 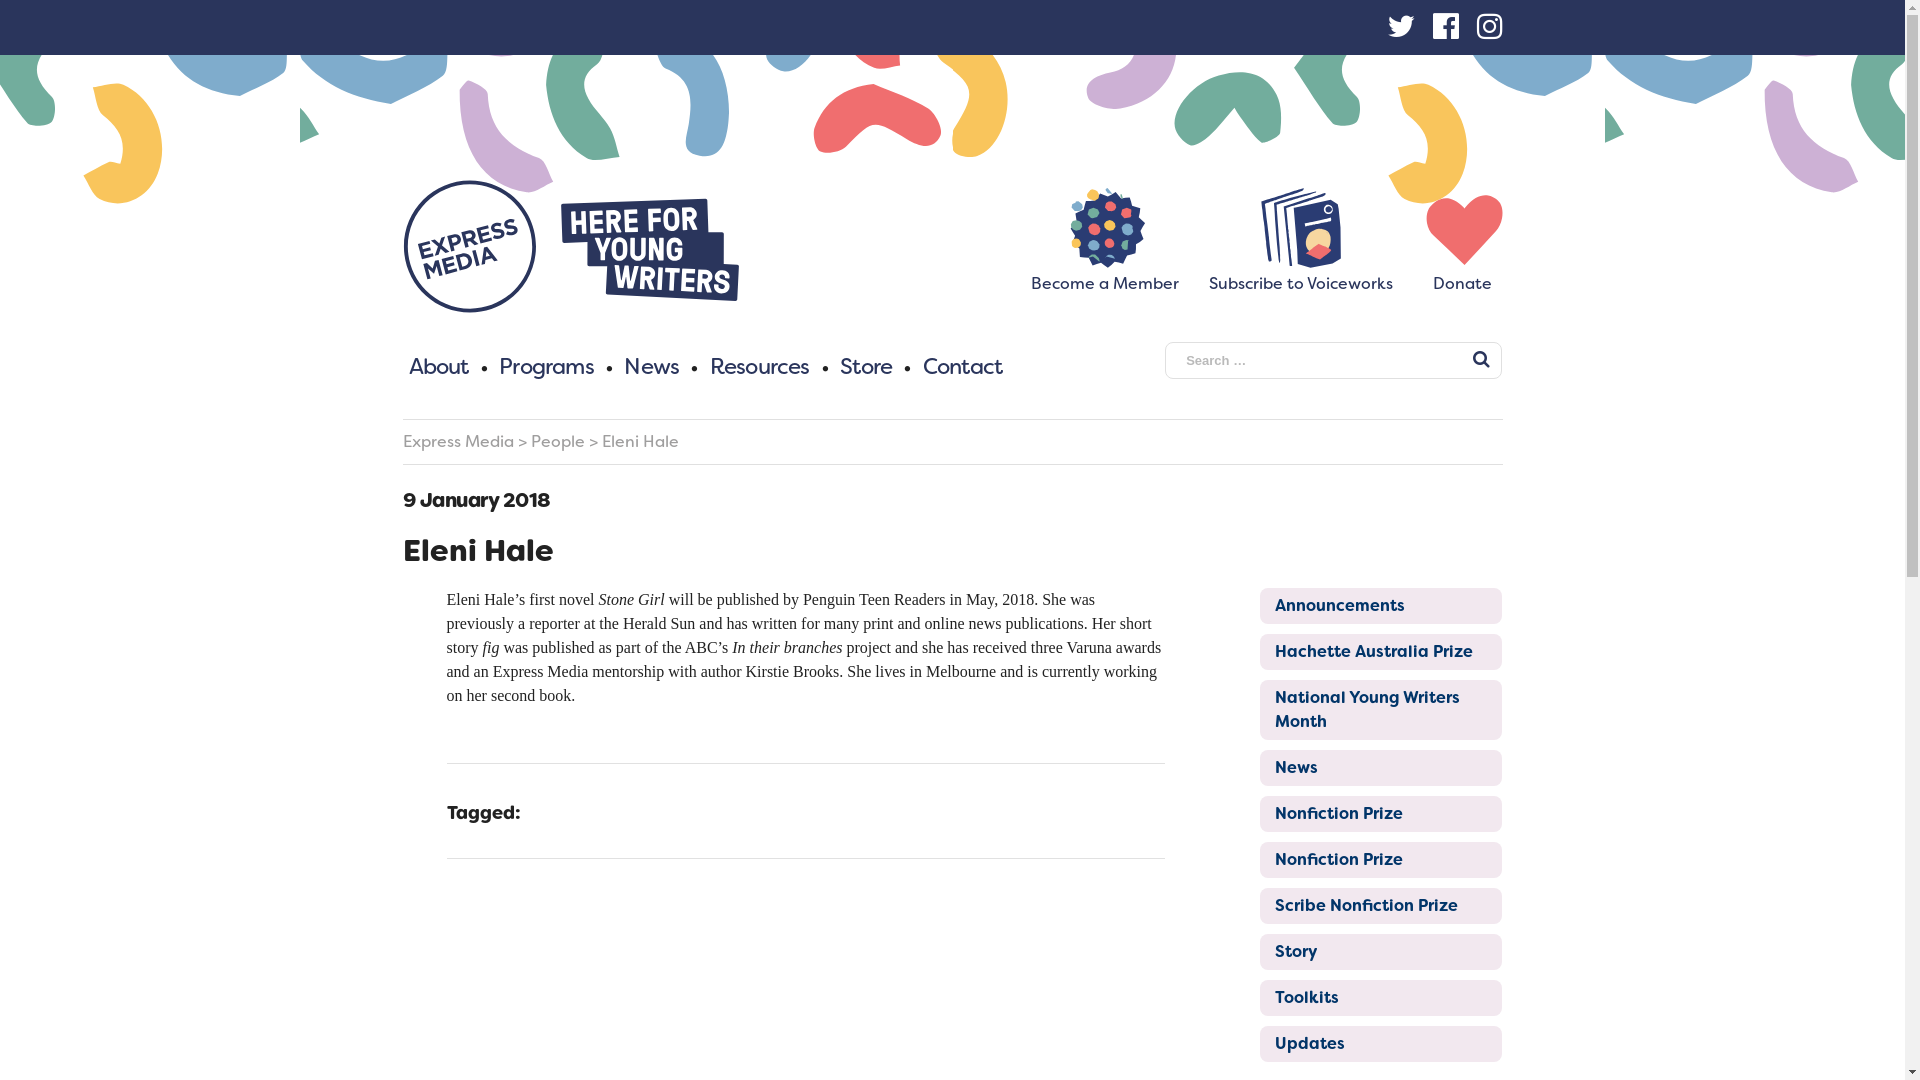 What do you see at coordinates (1333, 360) in the screenshot?
I see `'Search for:'` at bounding box center [1333, 360].